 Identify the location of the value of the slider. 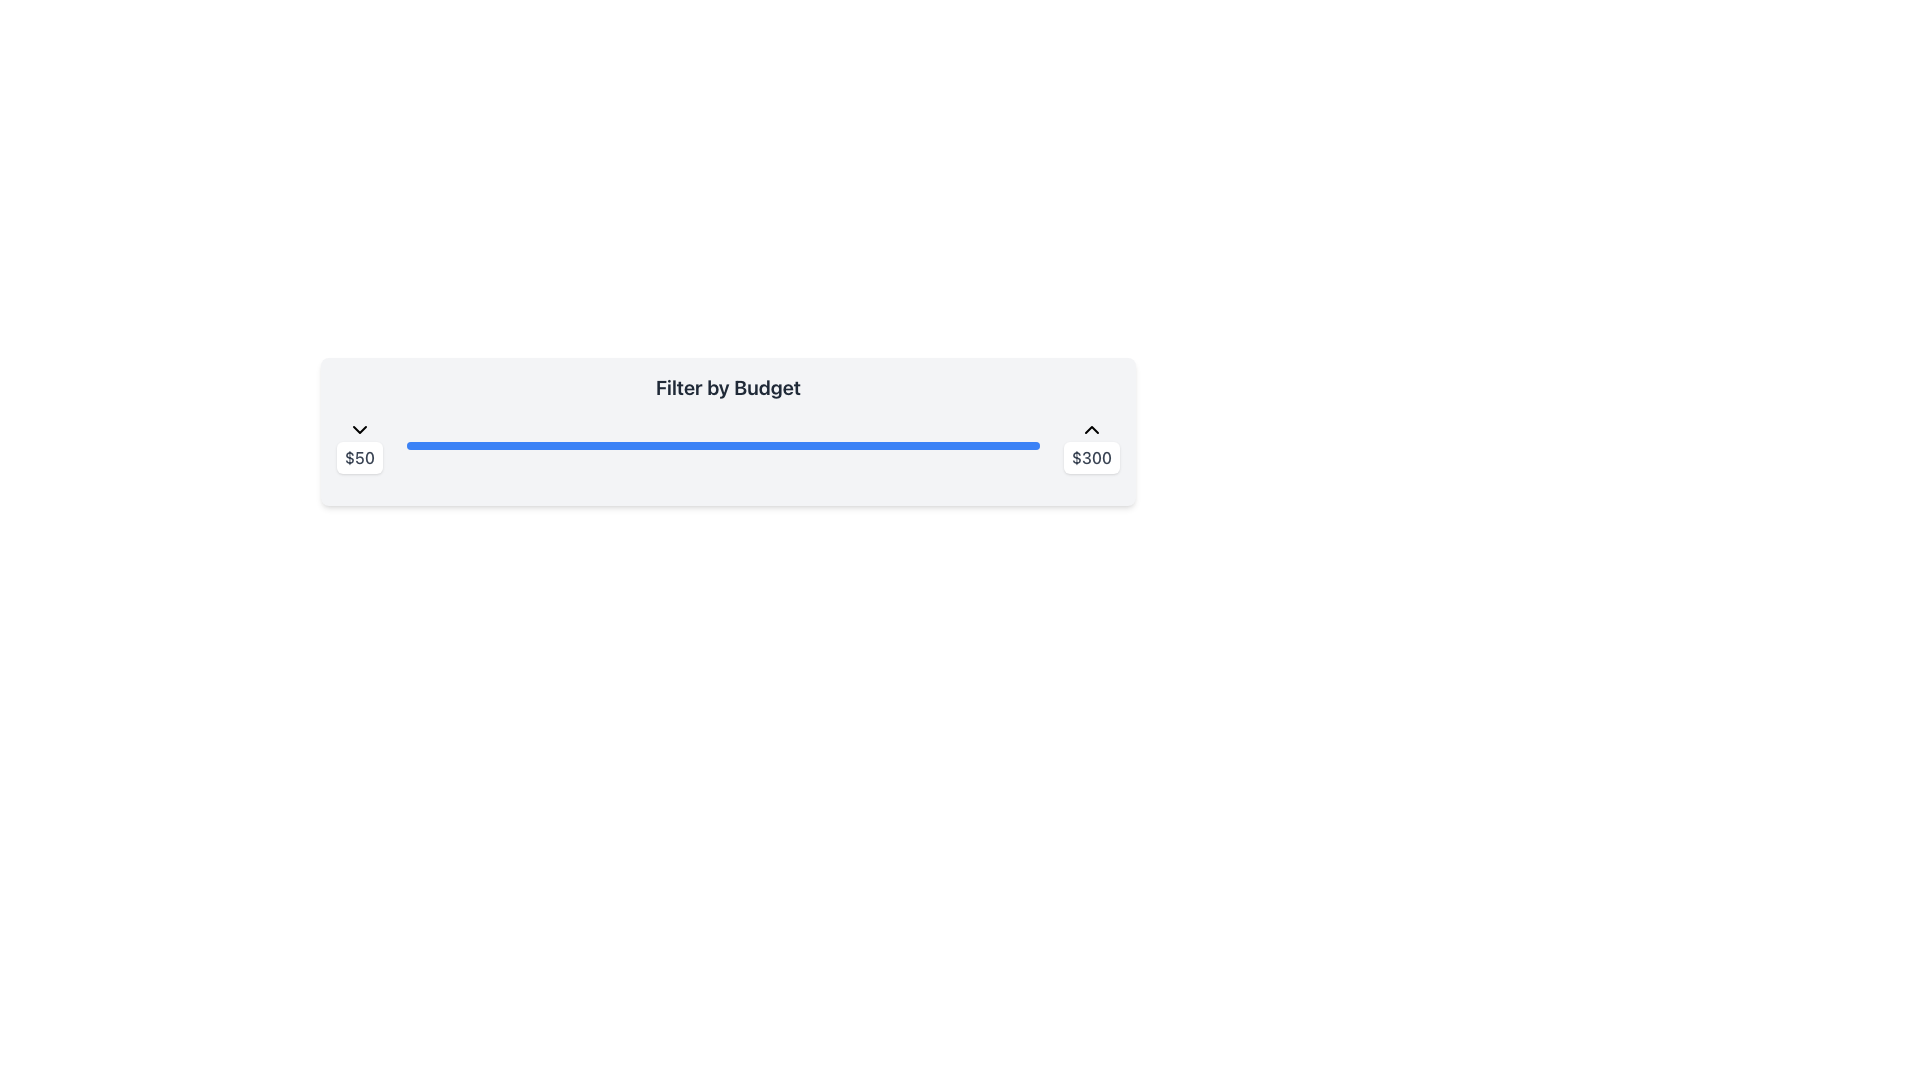
(520, 445).